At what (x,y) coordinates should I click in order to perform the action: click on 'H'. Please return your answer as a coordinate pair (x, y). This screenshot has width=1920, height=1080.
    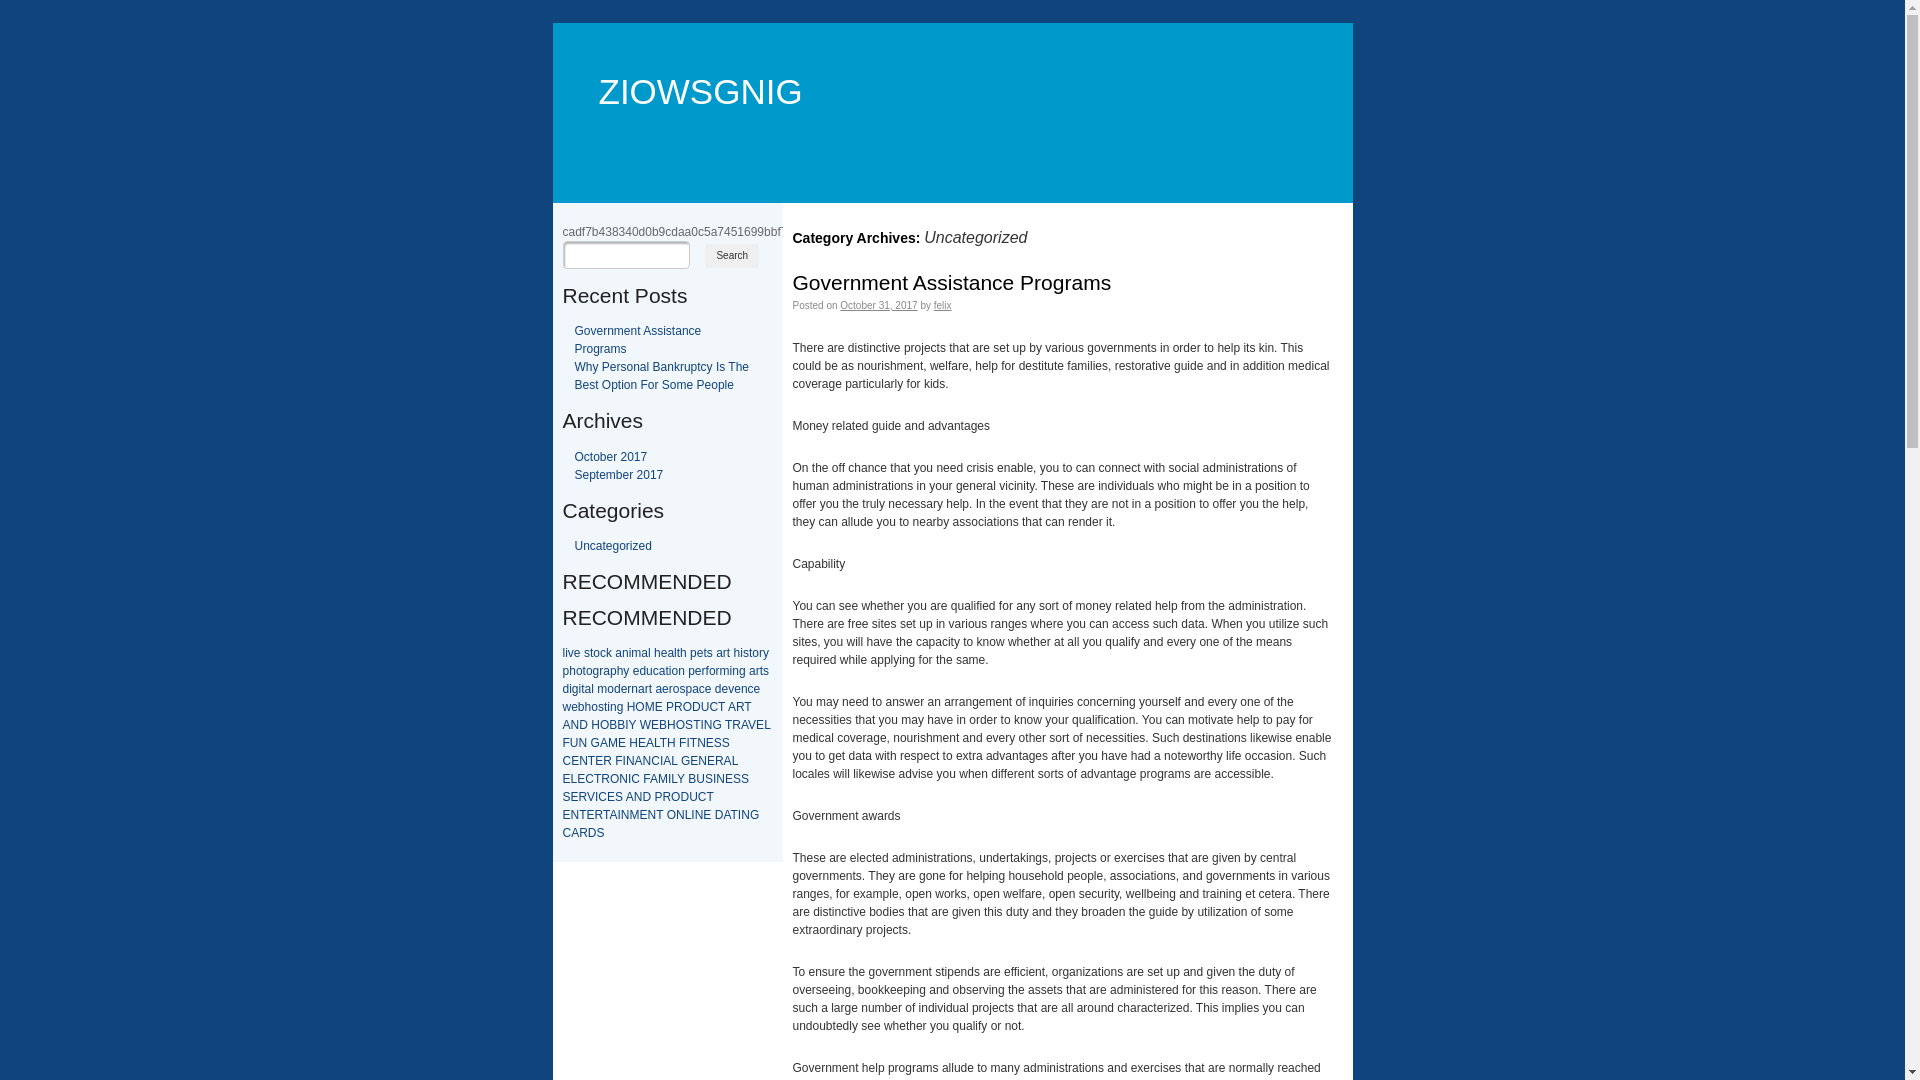
    Looking at the image, I should click on (671, 743).